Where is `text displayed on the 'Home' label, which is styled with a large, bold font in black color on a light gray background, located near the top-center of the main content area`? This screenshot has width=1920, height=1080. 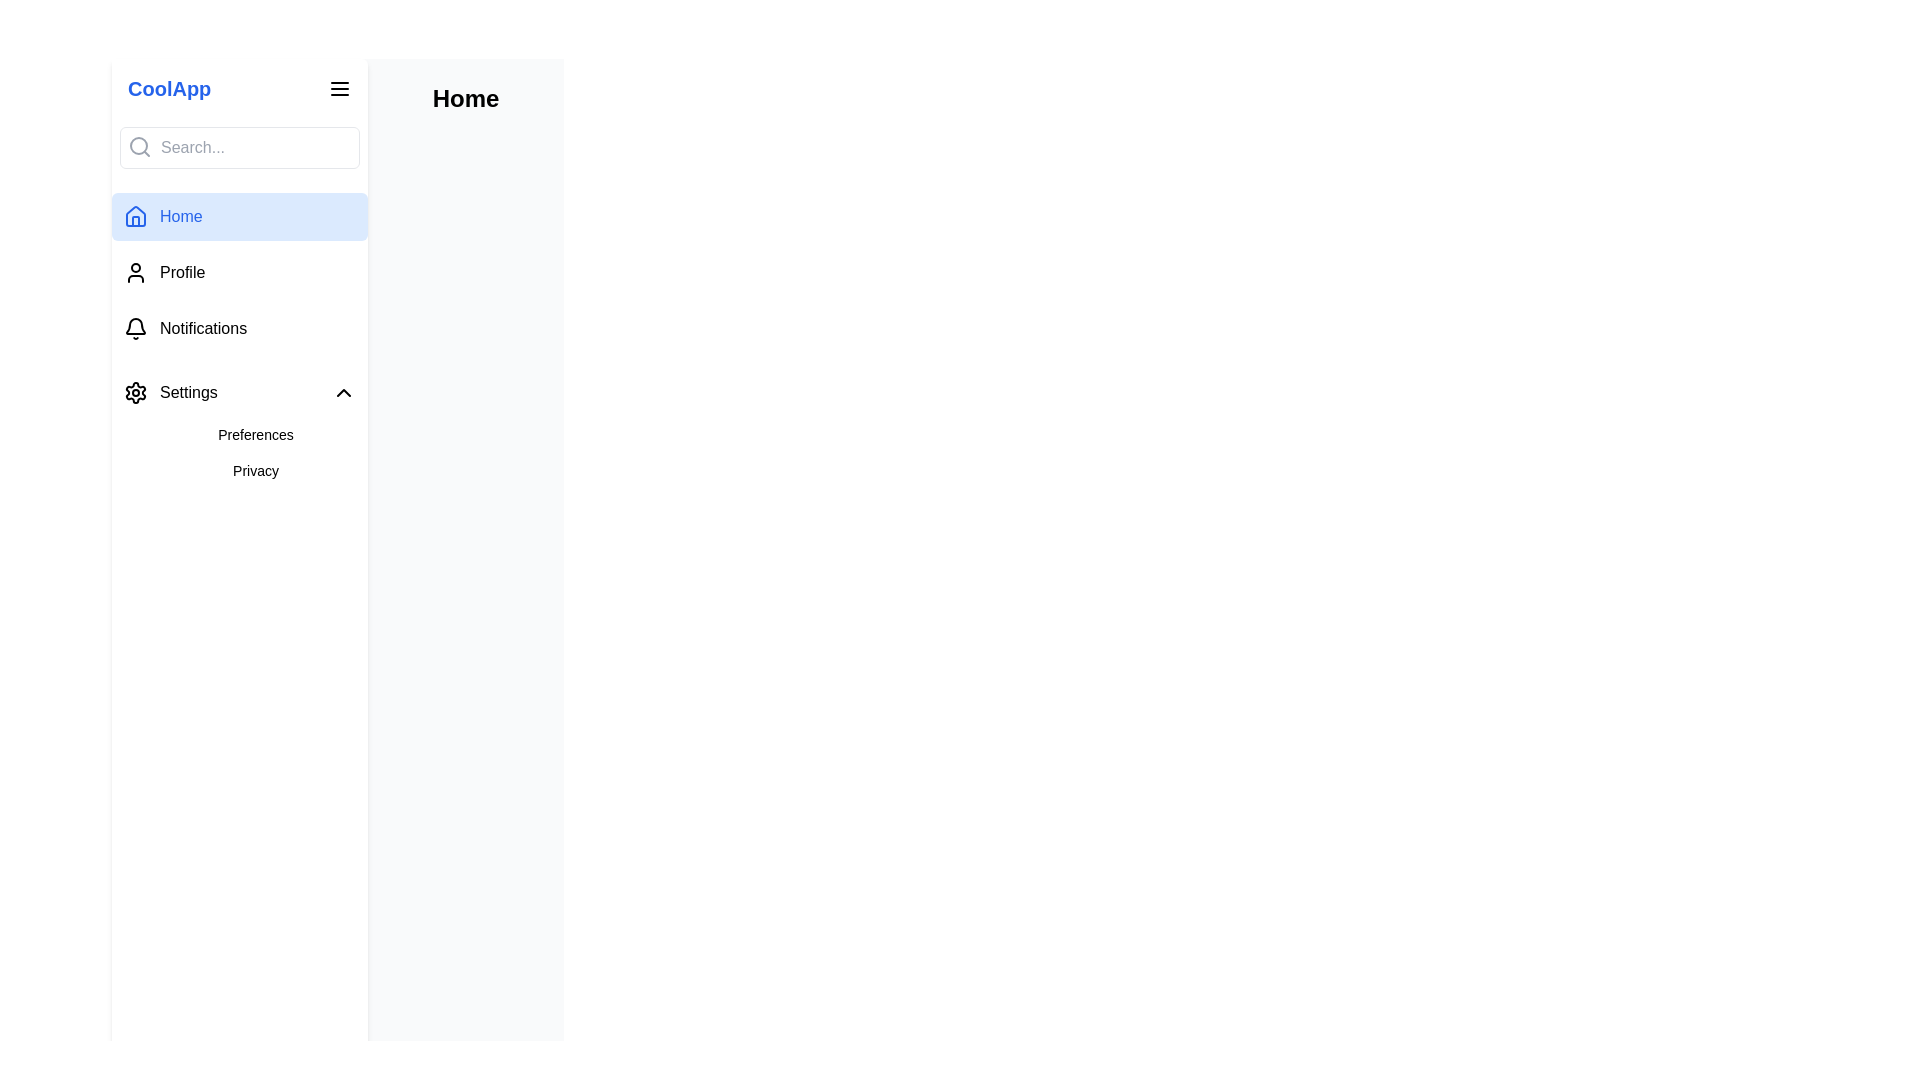 text displayed on the 'Home' label, which is styled with a large, bold font in black color on a light gray background, located near the top-center of the main content area is located at coordinates (464, 99).